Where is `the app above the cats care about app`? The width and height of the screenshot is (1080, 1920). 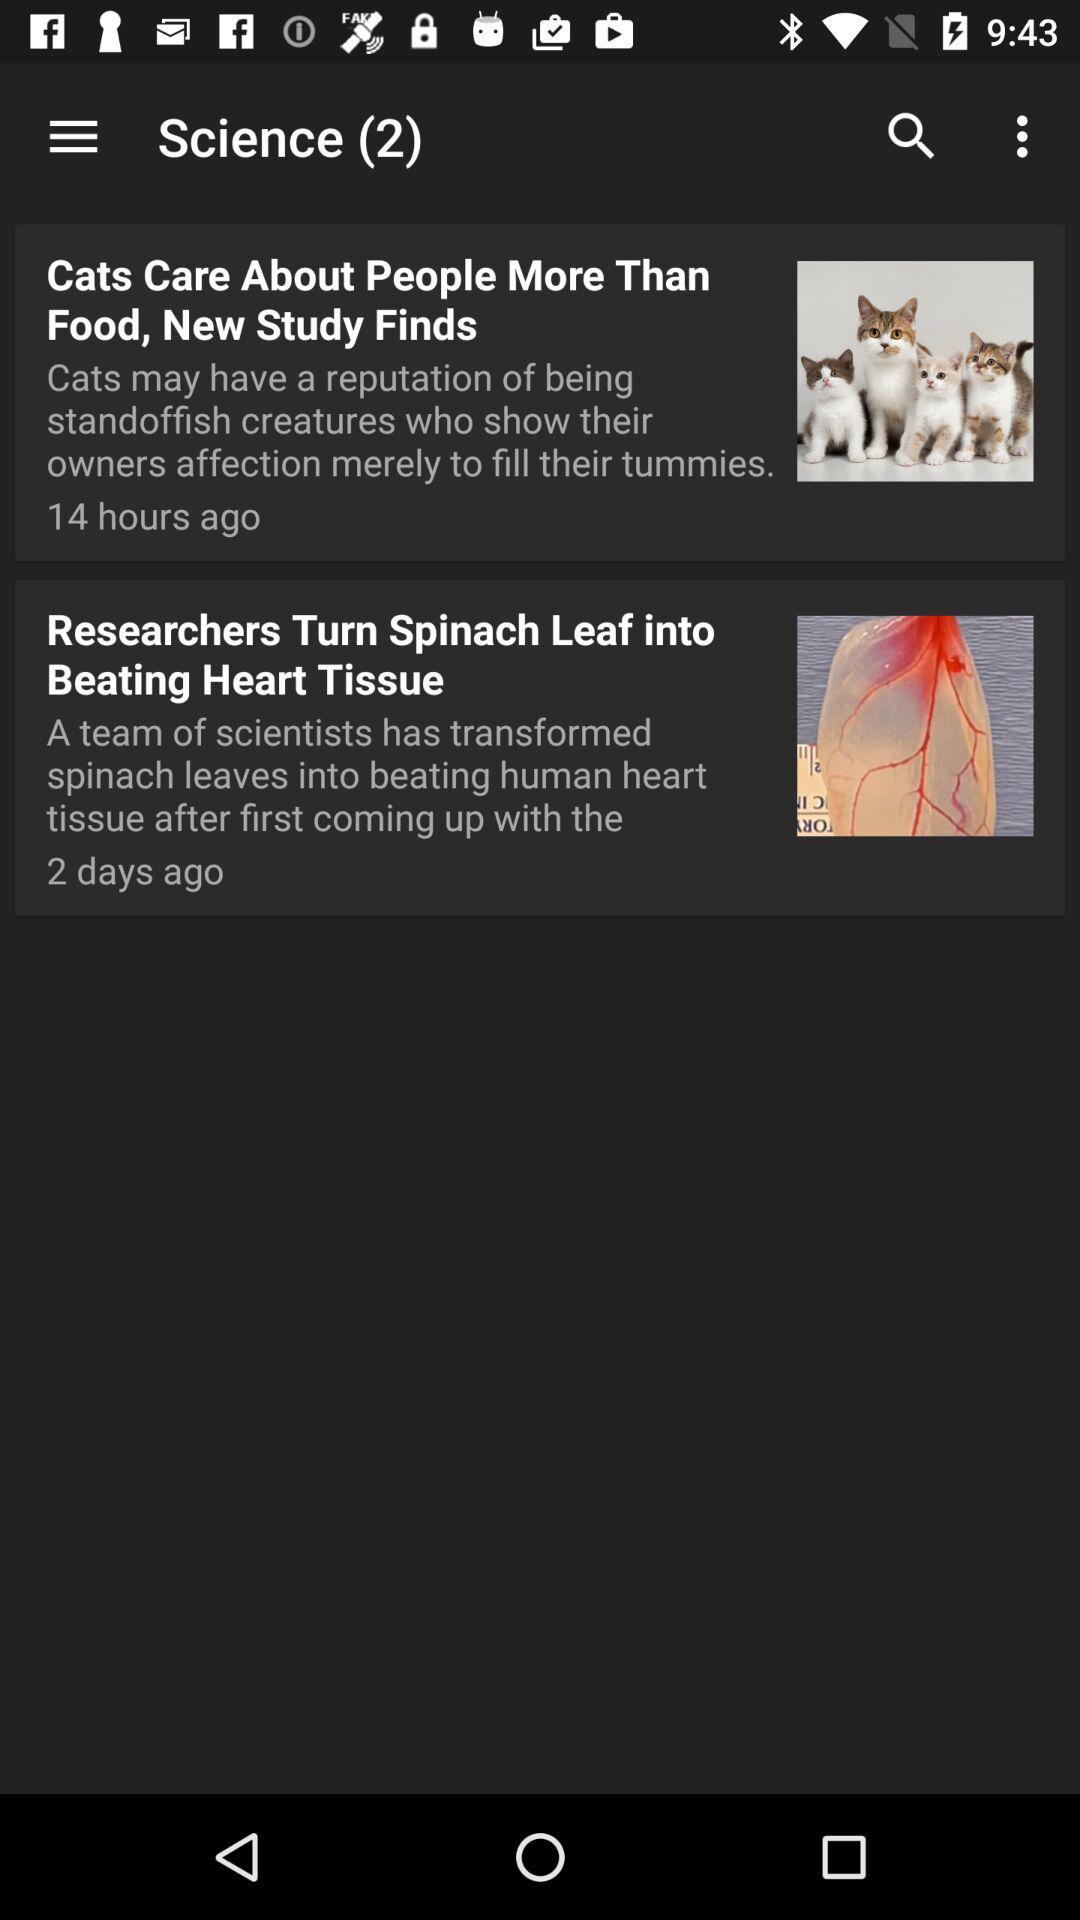
the app above the cats care about app is located at coordinates (540, 138).